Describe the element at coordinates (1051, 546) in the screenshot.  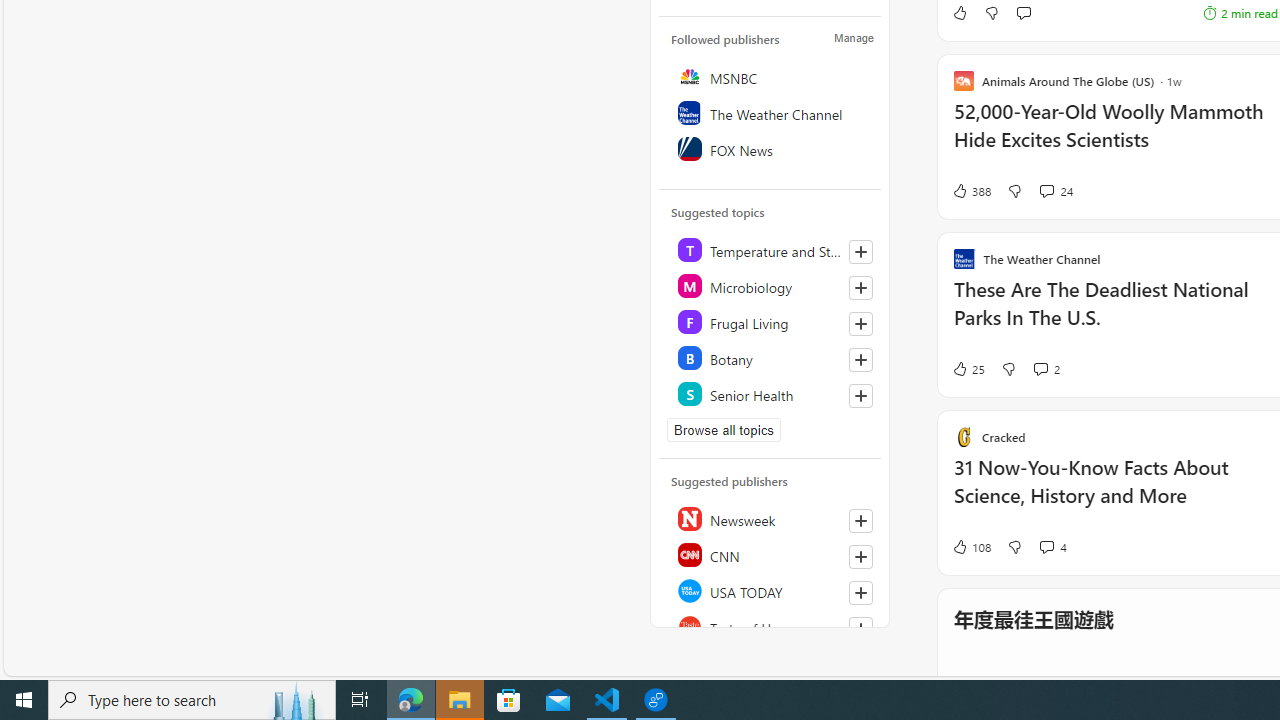
I see `'View comments 4 Comment'` at that location.